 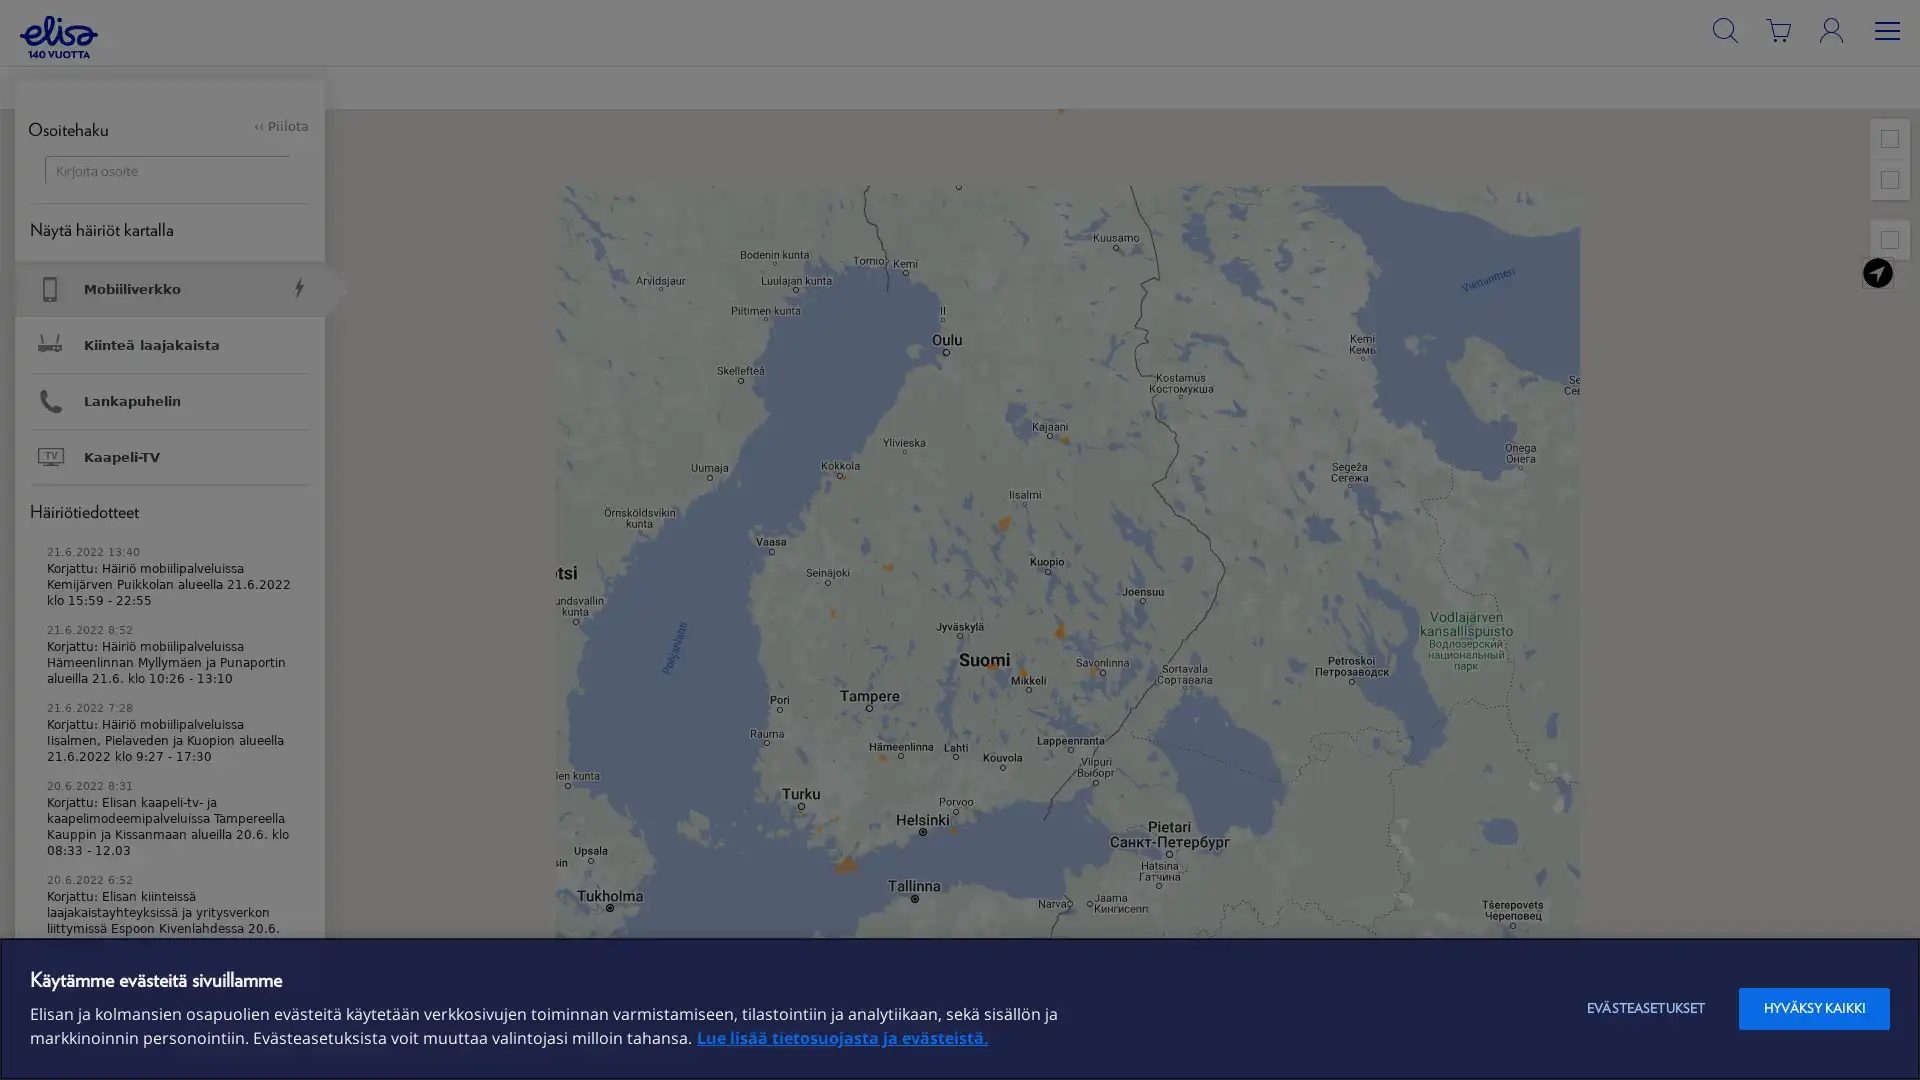 I want to click on Jatka ostoksia, so click(x=497, y=225).